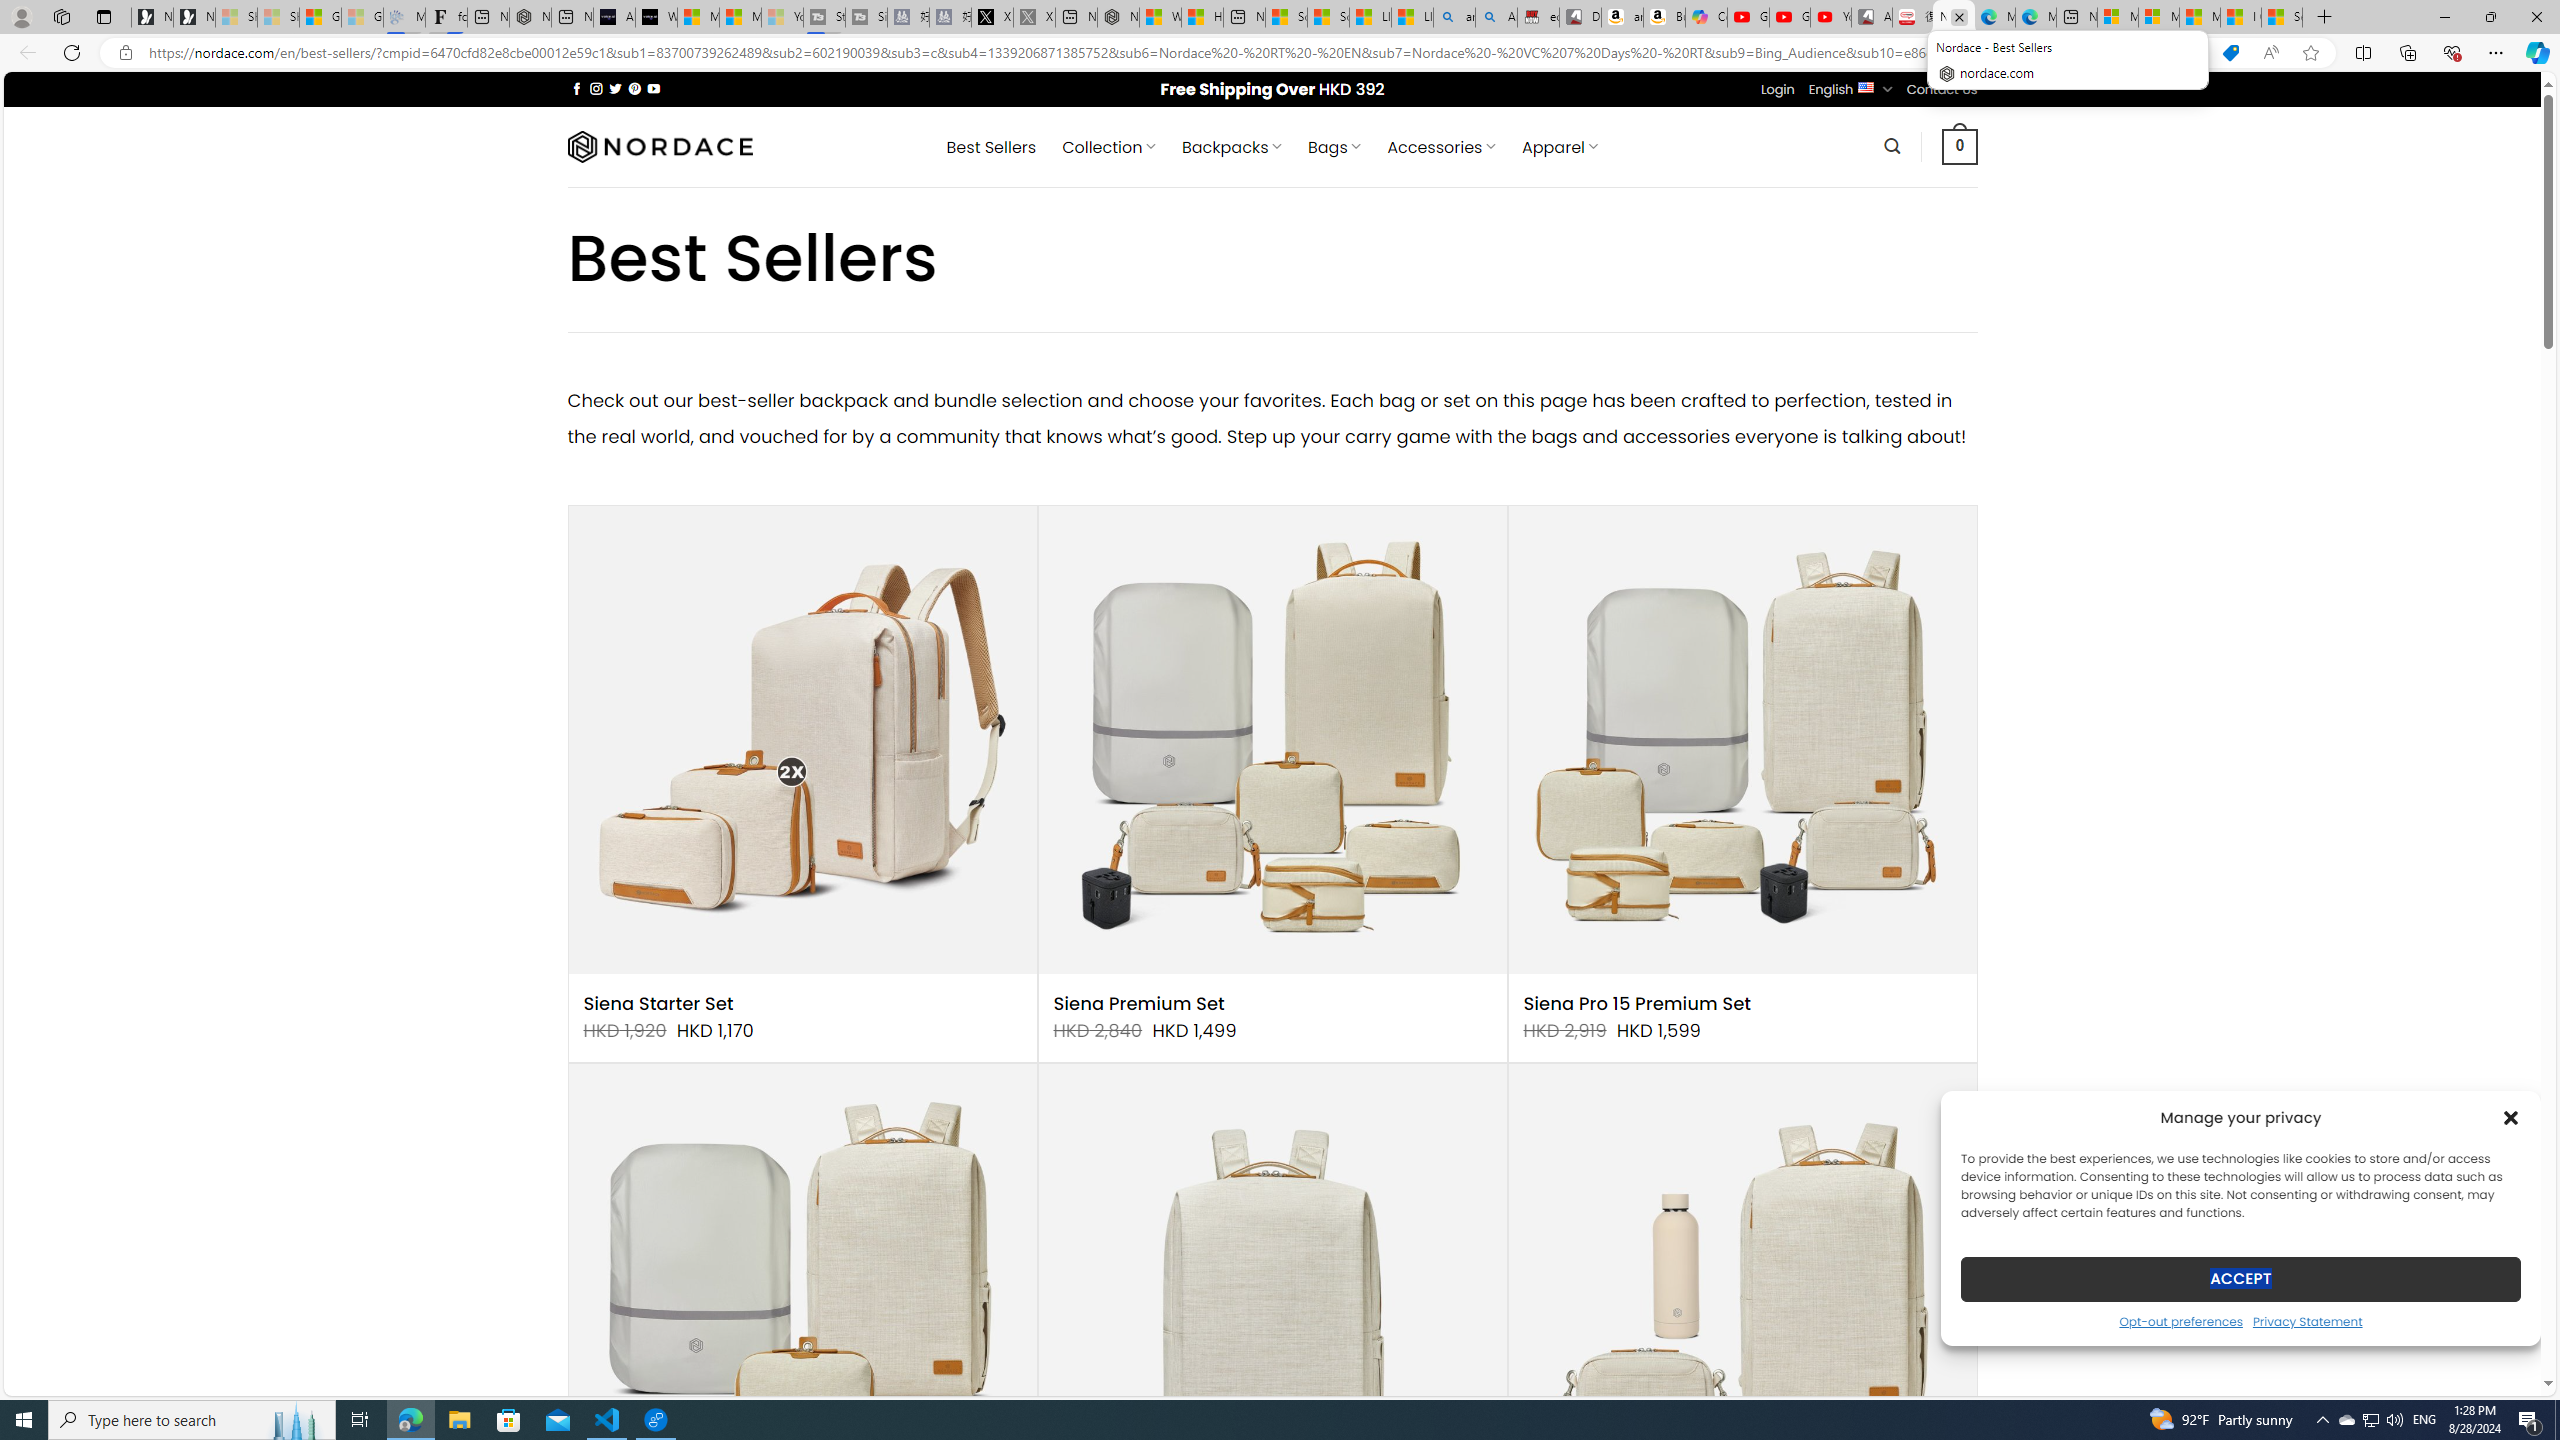  Describe the element at coordinates (61, 16) in the screenshot. I see `'Workspaces'` at that location.